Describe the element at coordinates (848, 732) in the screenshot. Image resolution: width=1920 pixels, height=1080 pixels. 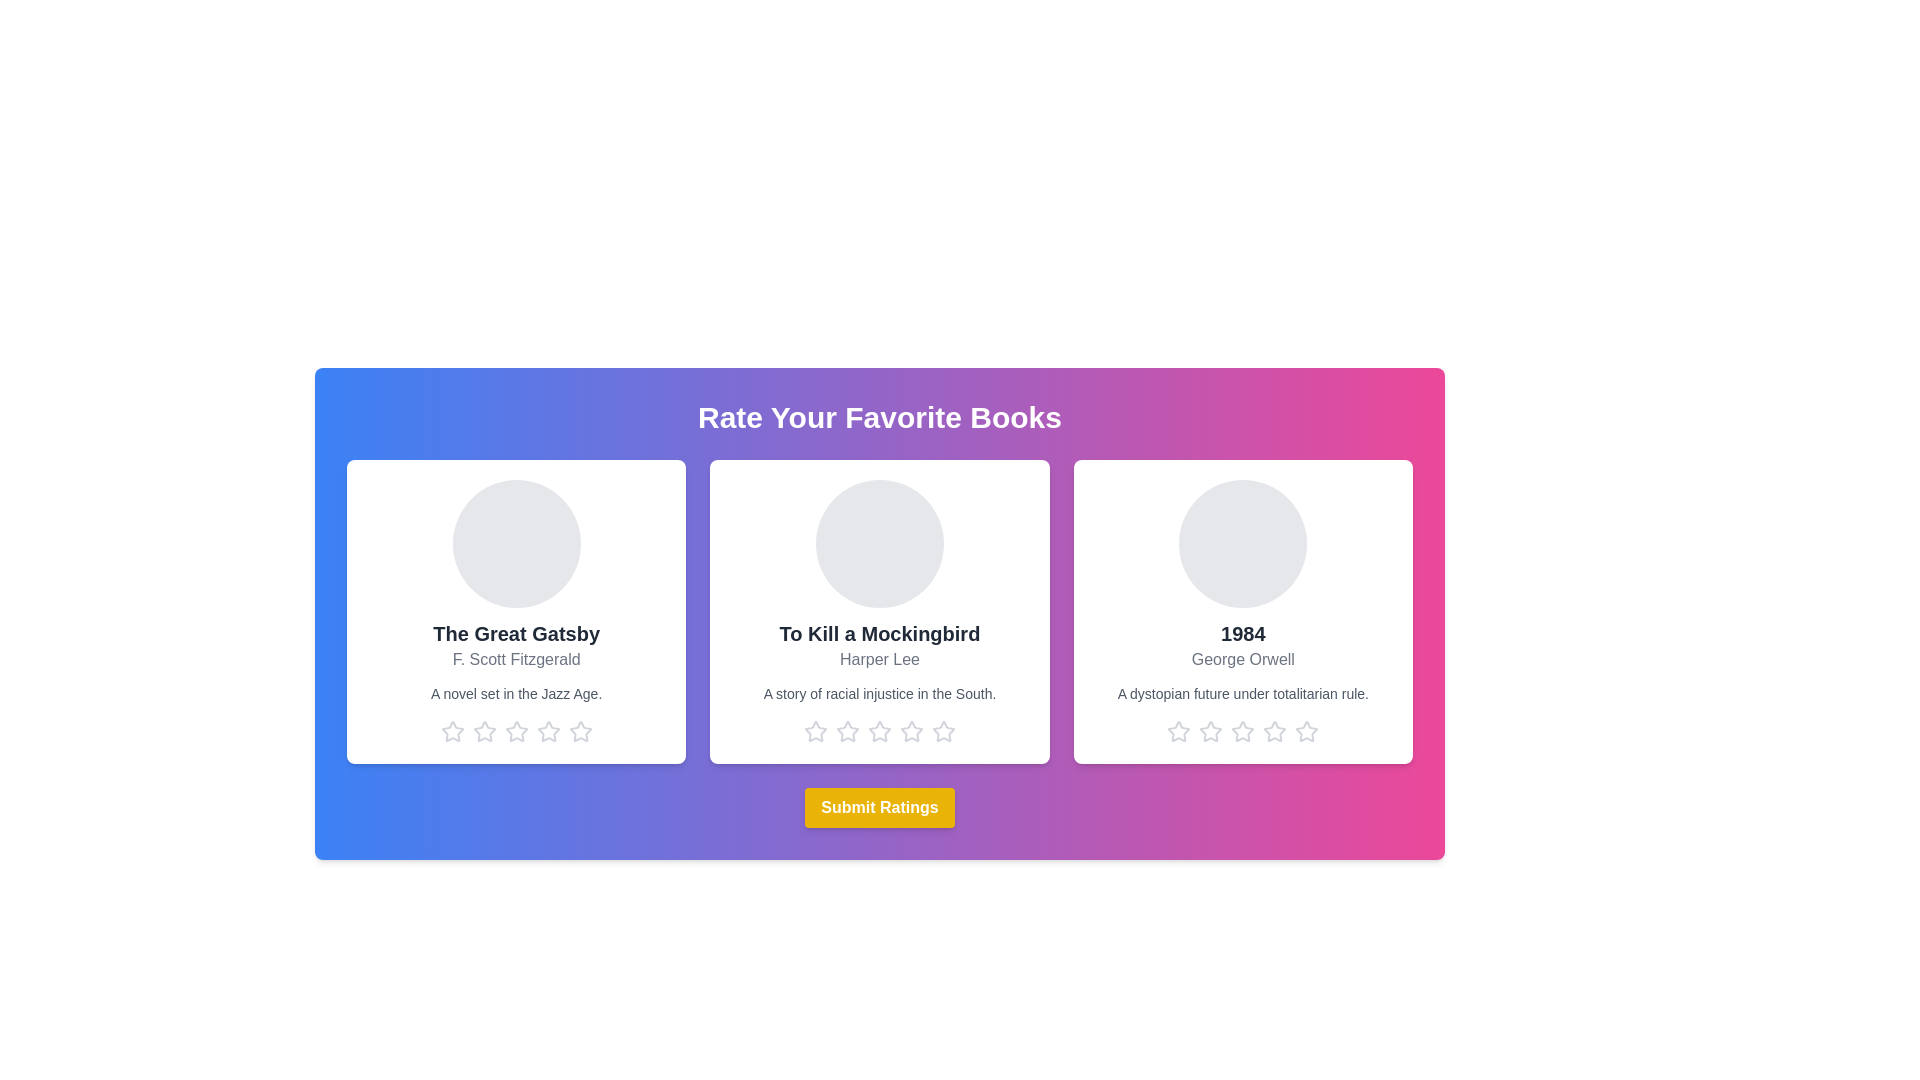
I see `the star corresponding to the rating 2 for the book titled To Kill a Mockingbird` at that location.